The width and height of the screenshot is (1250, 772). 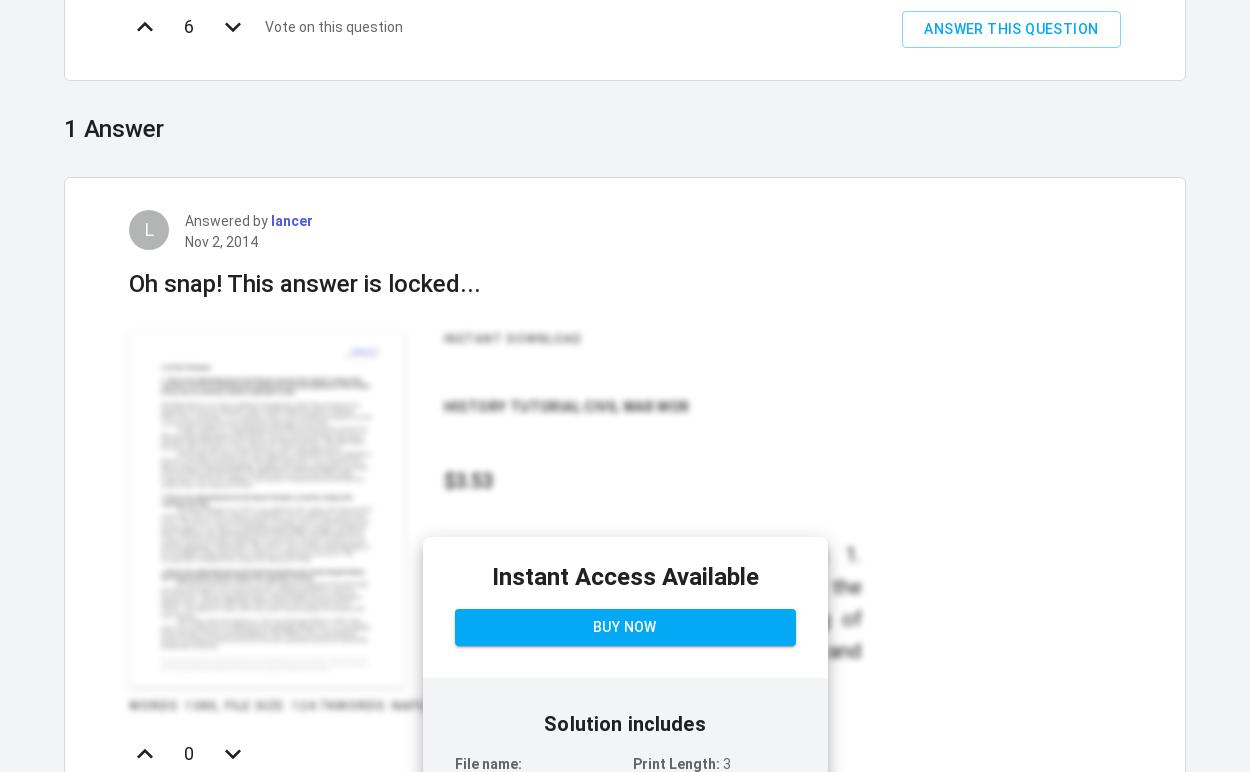 What do you see at coordinates (220, 240) in the screenshot?
I see `'Nov 2, 2014'` at bounding box center [220, 240].